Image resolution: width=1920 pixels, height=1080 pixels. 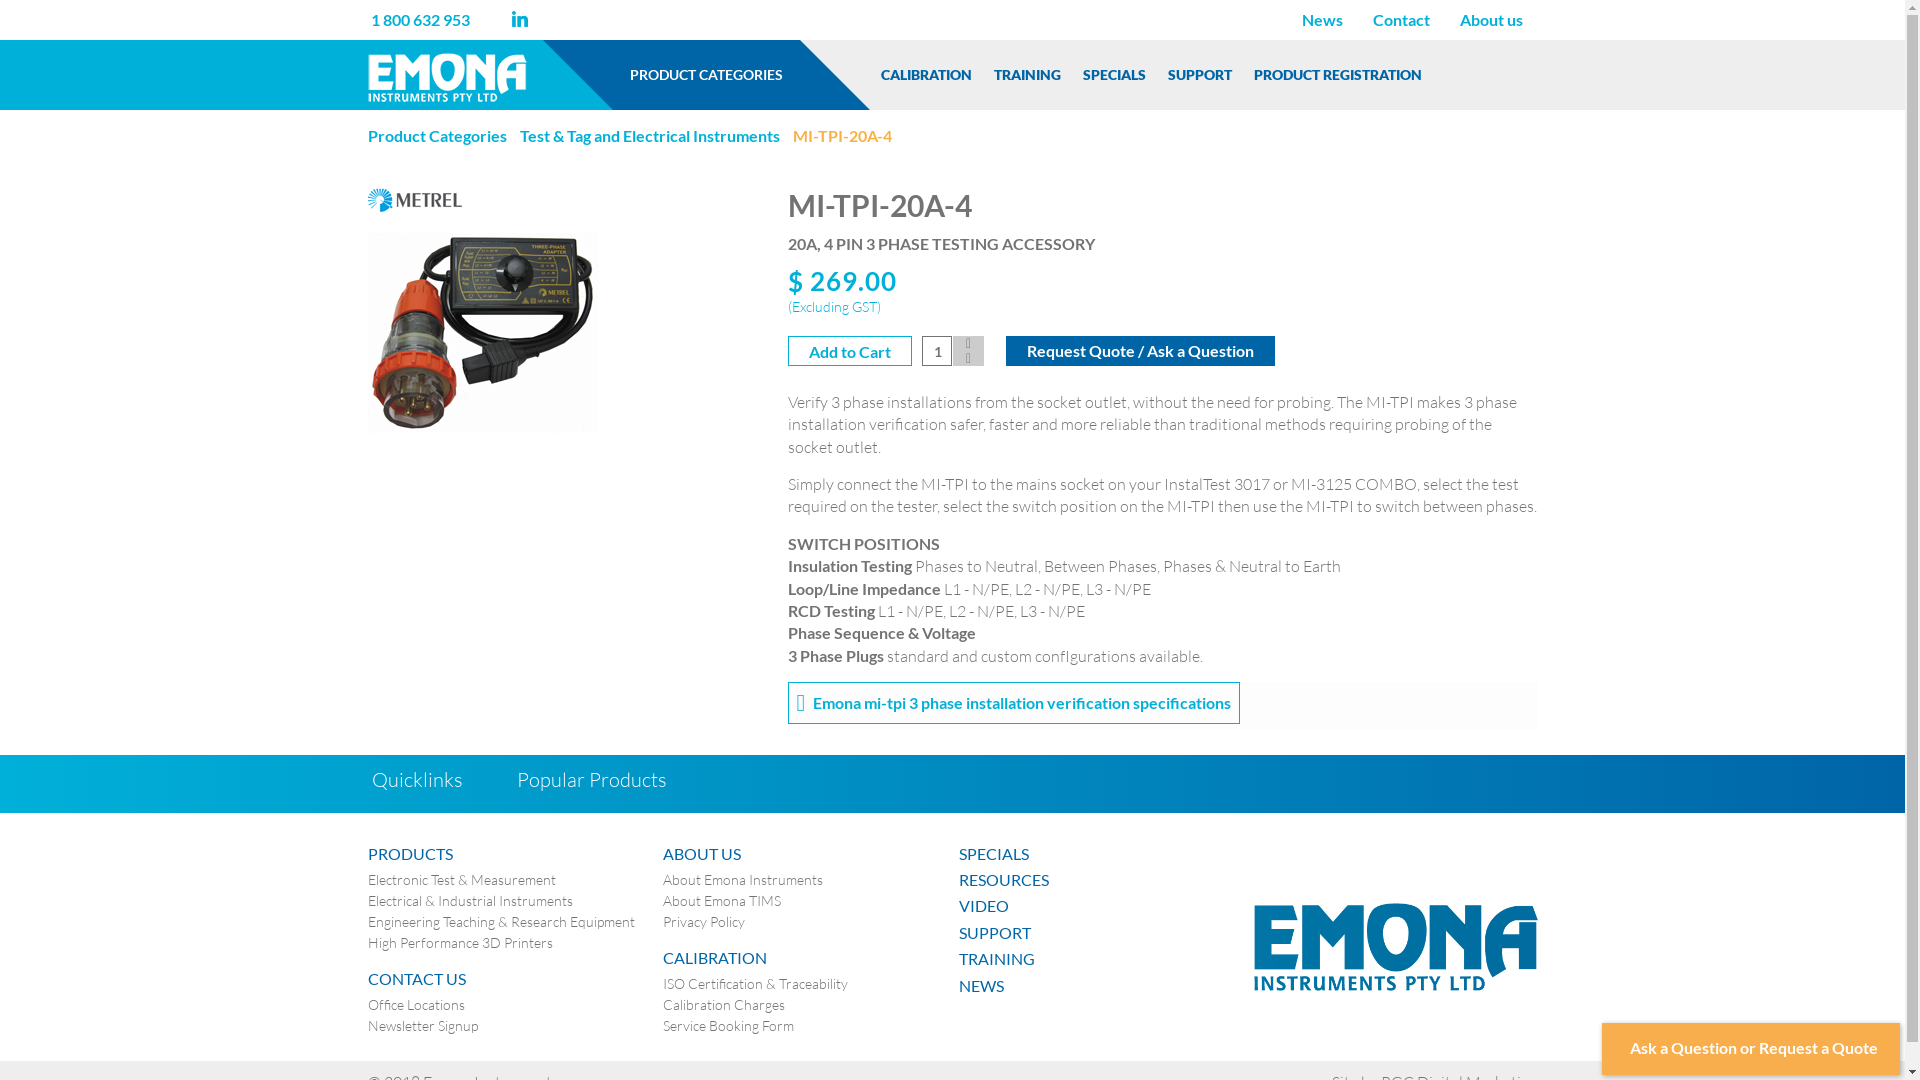 I want to click on '1 800 632 953', so click(x=418, y=19).